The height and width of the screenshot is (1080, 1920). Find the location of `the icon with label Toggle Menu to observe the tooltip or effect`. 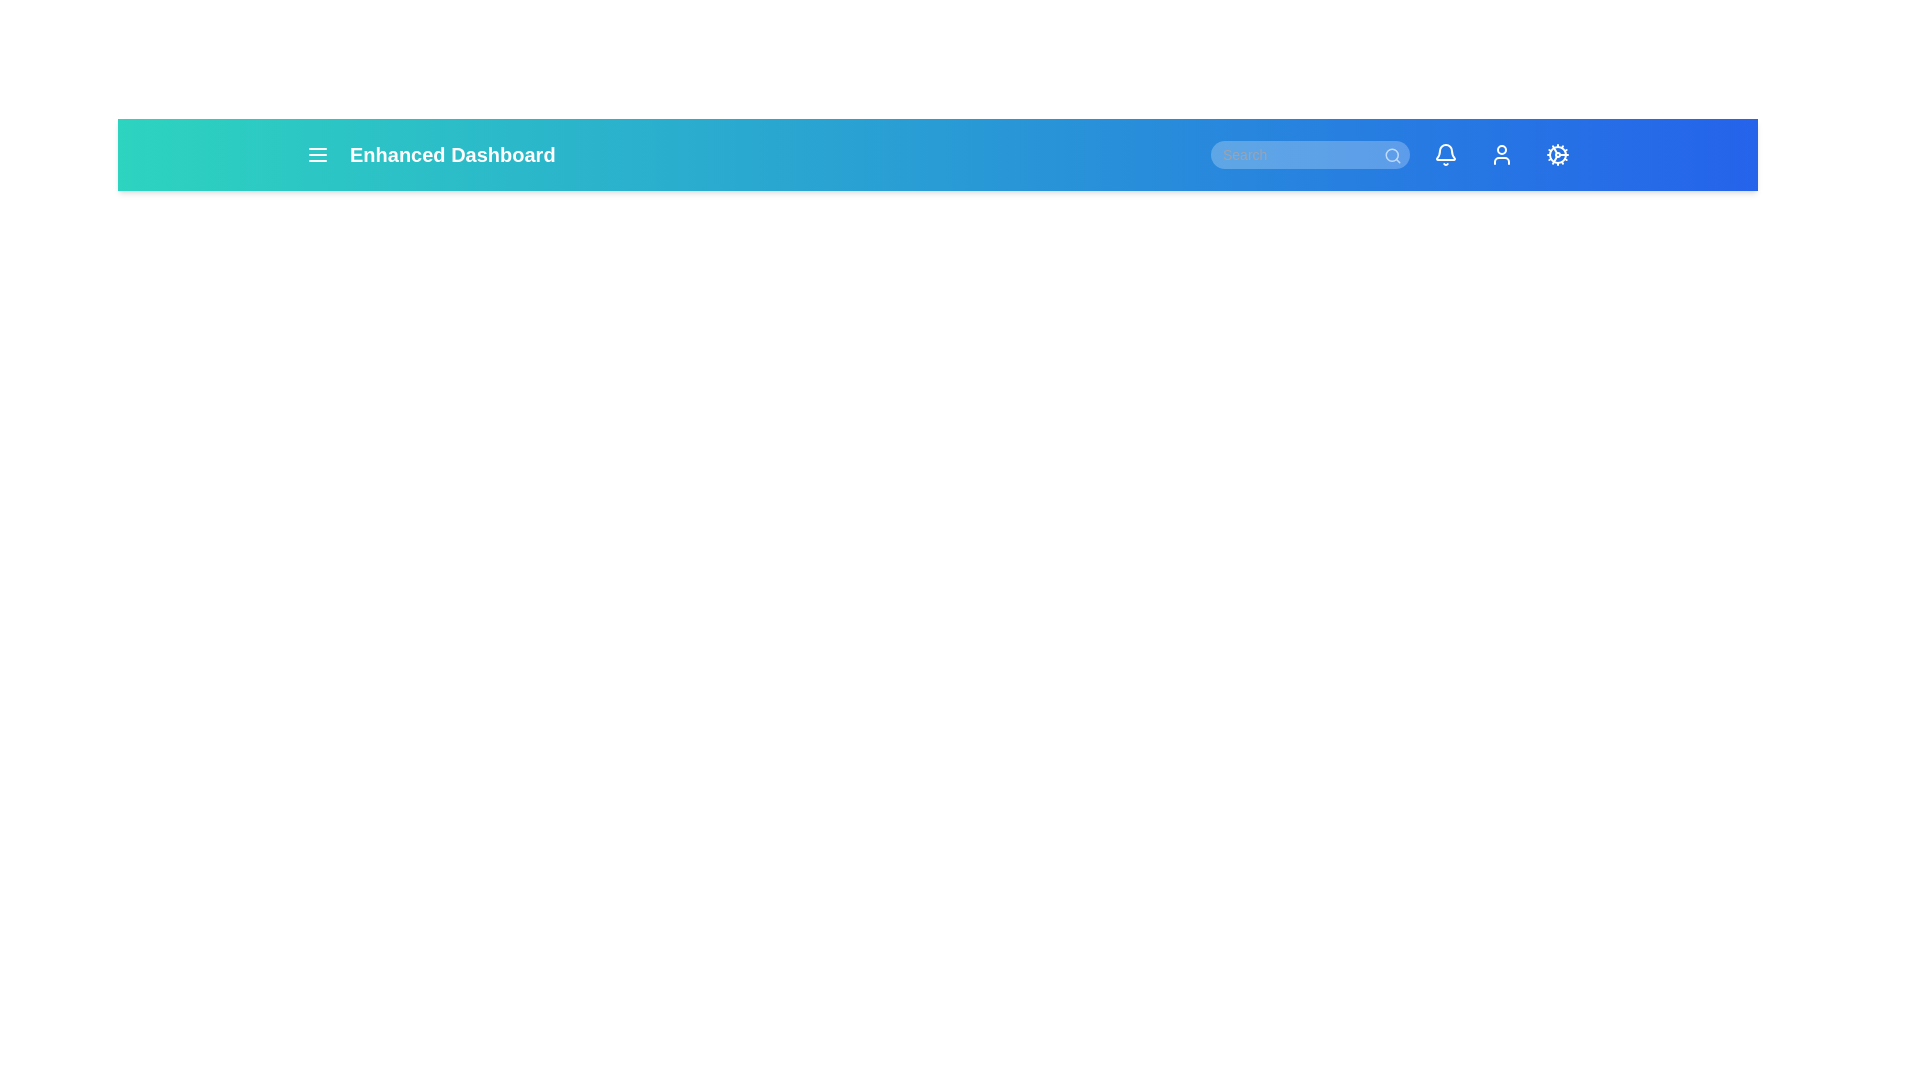

the icon with label Toggle Menu to observe the tooltip or effect is located at coordinates (316, 153).